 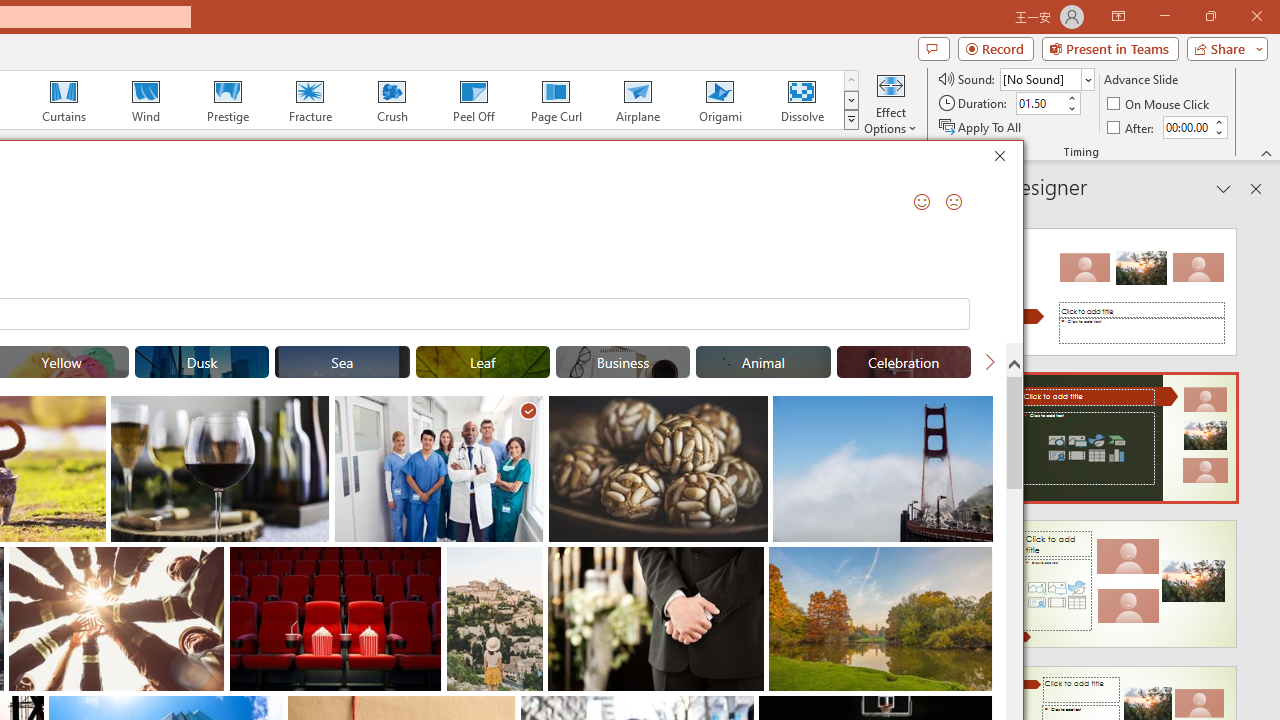 I want to click on 'More', so click(x=1217, y=121).